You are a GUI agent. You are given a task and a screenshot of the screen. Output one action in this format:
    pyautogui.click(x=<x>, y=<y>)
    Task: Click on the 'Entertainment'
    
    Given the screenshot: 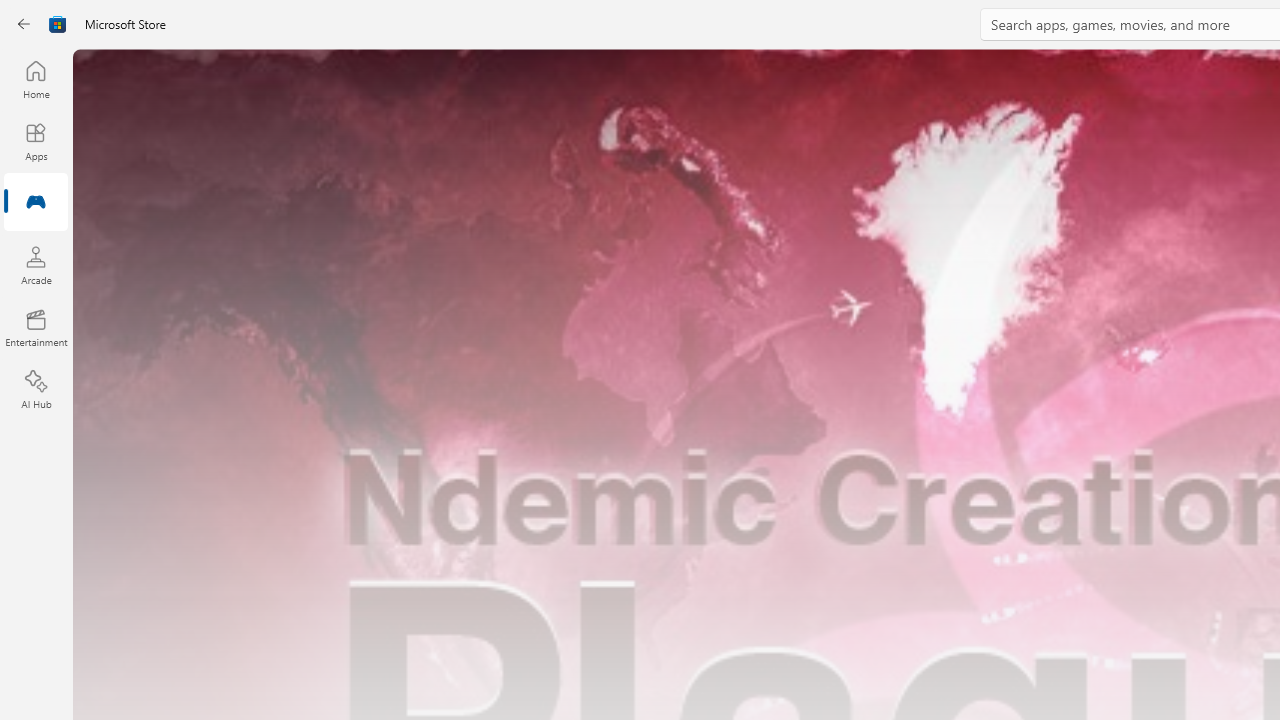 What is the action you would take?
    pyautogui.click(x=35, y=326)
    